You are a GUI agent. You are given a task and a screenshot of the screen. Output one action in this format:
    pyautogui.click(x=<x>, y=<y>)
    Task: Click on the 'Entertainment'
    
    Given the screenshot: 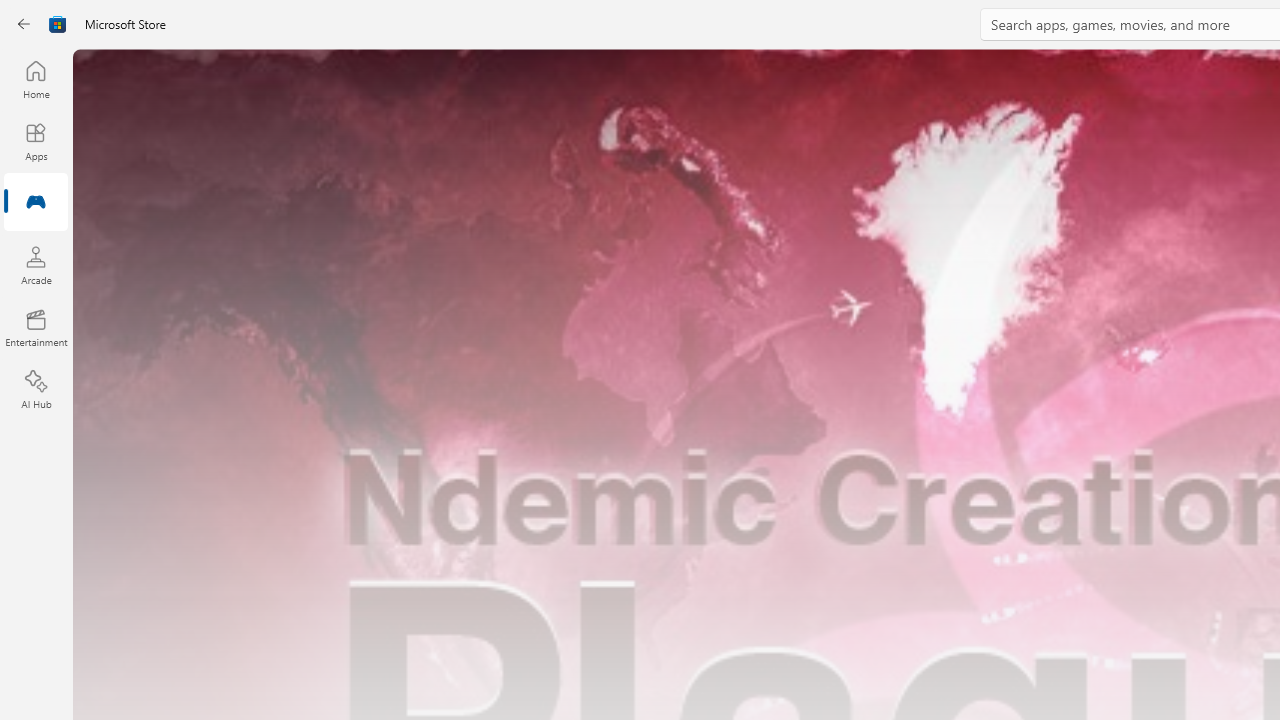 What is the action you would take?
    pyautogui.click(x=35, y=326)
    